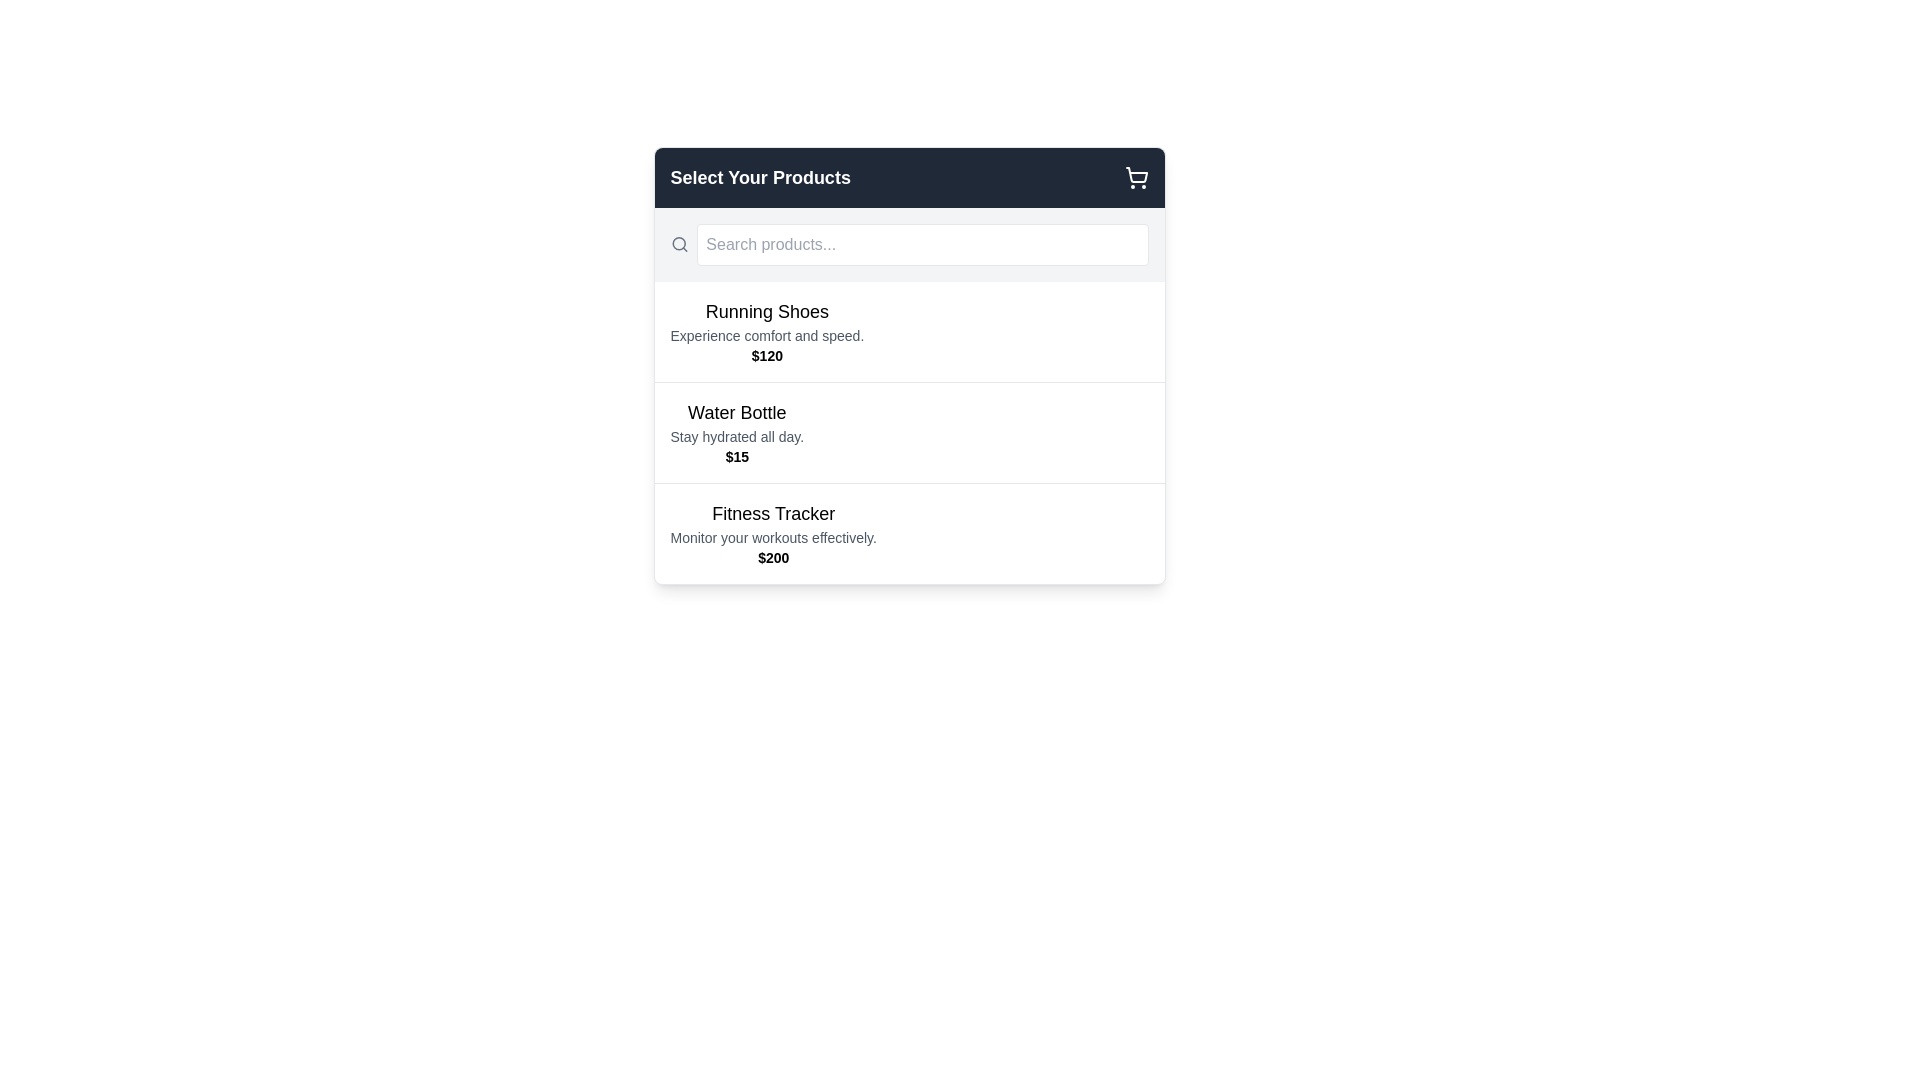 Image resolution: width=1920 pixels, height=1080 pixels. What do you see at coordinates (908, 431) in the screenshot?
I see `the second interactive product item` at bounding box center [908, 431].